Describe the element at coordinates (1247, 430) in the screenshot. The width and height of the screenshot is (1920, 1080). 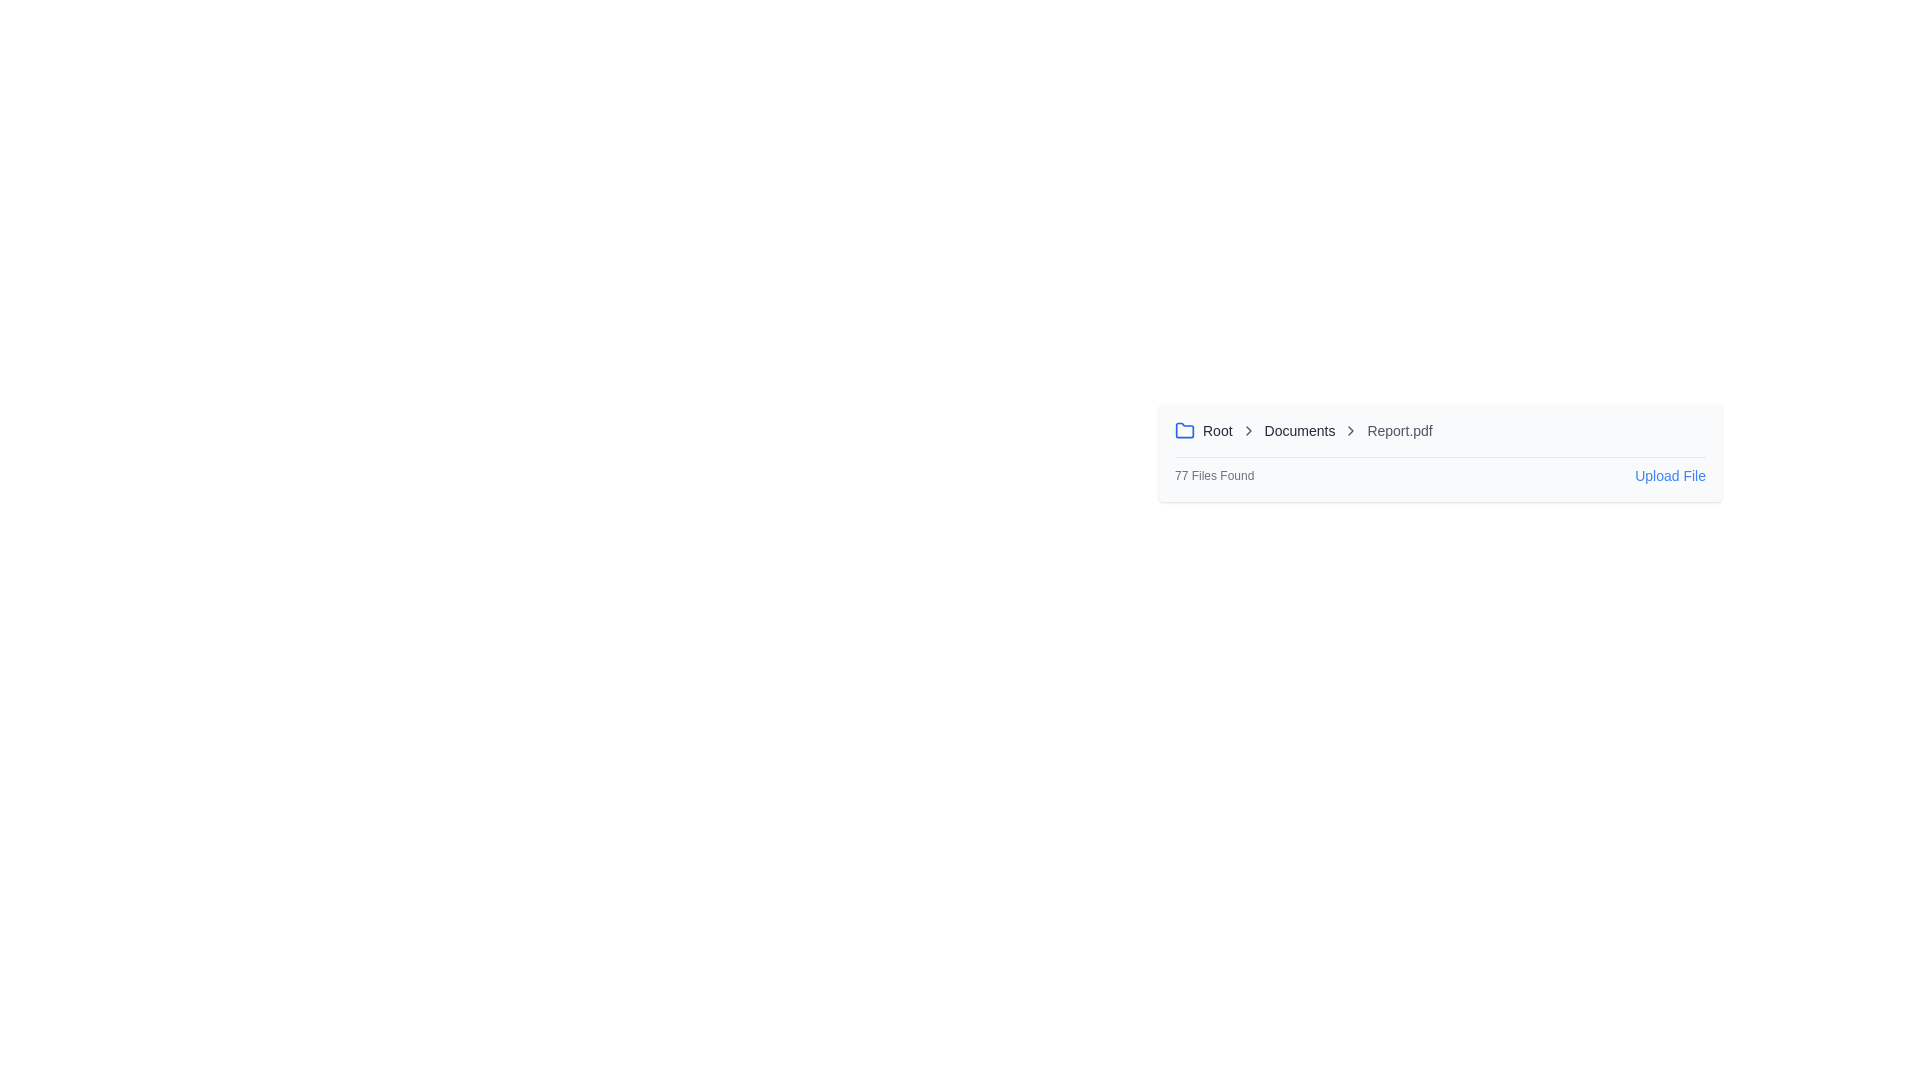
I see `the second chevron icon in the breadcrumb navigation strip, which separates the 'Root' and 'Documents' segments to understand the navigation hierarchy` at that location.